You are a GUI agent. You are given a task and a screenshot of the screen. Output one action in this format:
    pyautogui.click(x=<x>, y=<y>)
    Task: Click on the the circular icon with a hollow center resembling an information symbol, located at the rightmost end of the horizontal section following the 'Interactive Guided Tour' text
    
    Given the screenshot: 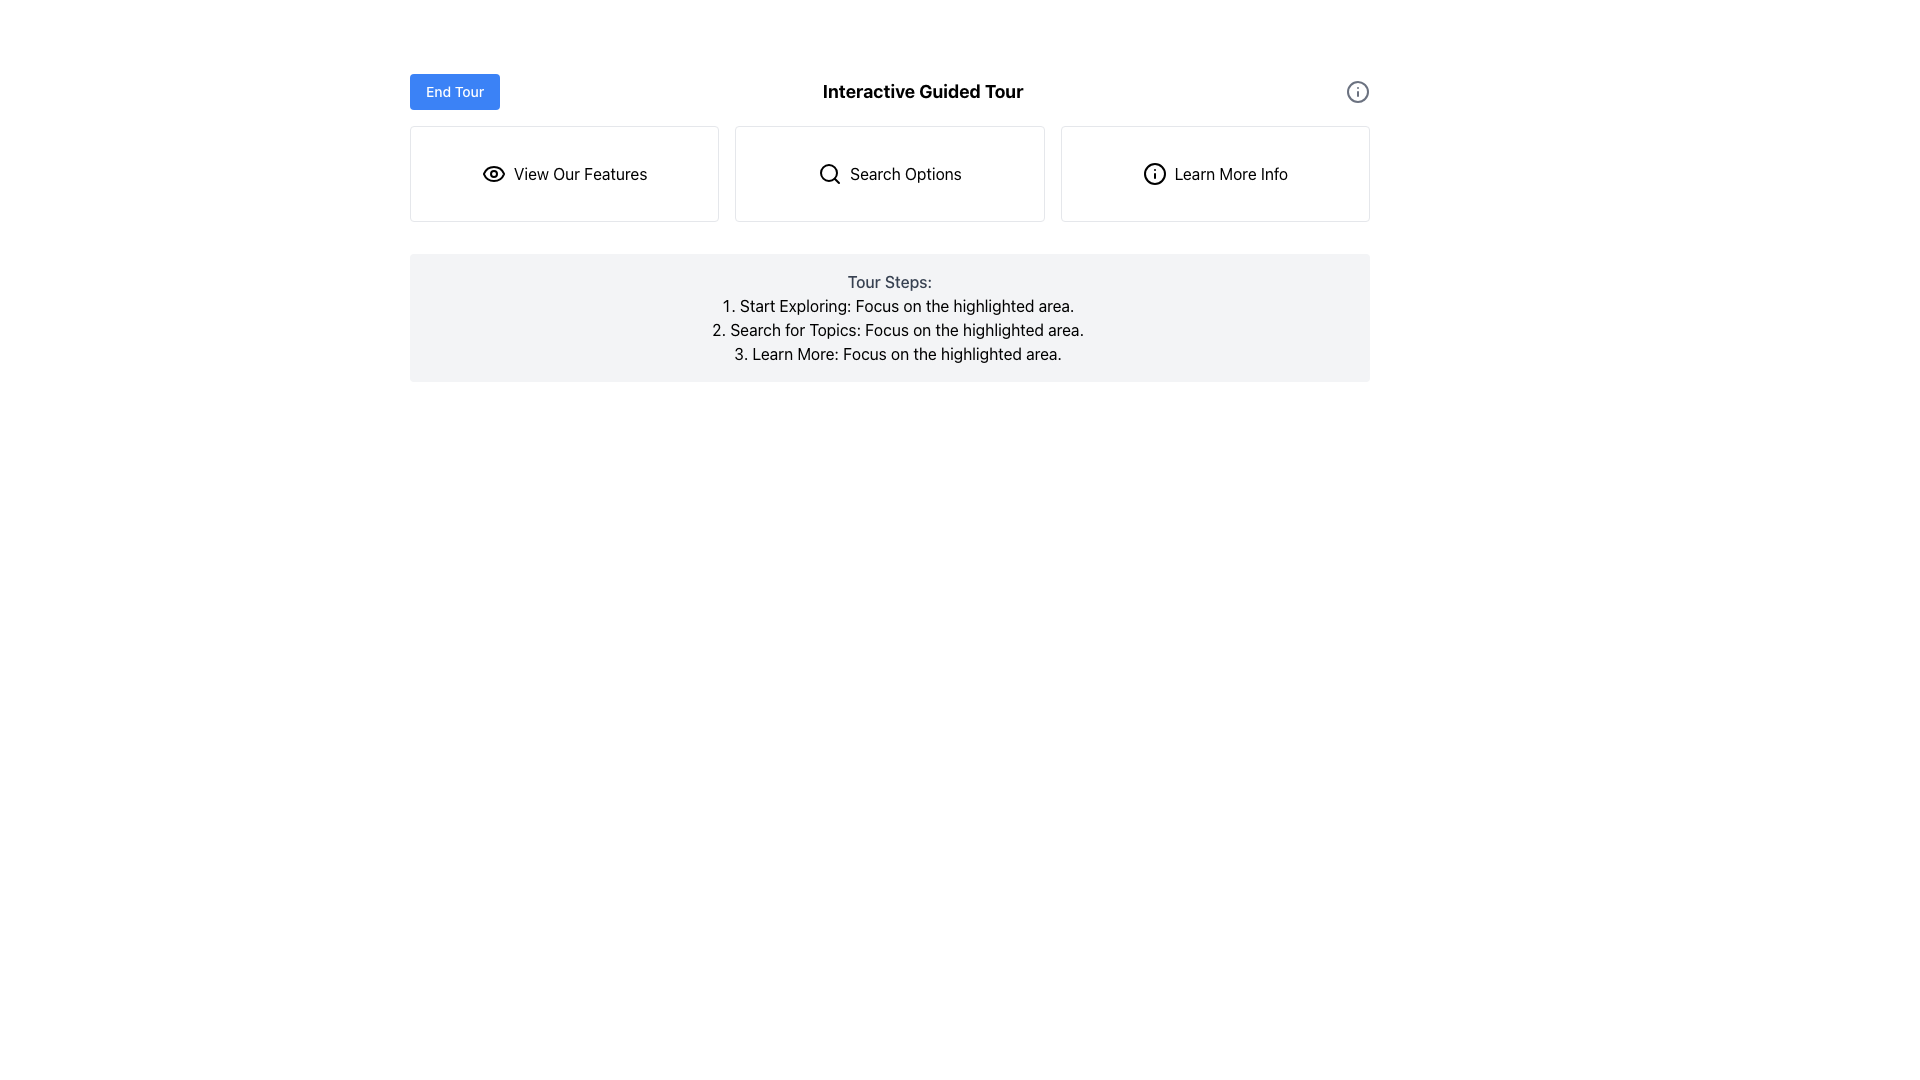 What is the action you would take?
    pyautogui.click(x=1358, y=92)
    